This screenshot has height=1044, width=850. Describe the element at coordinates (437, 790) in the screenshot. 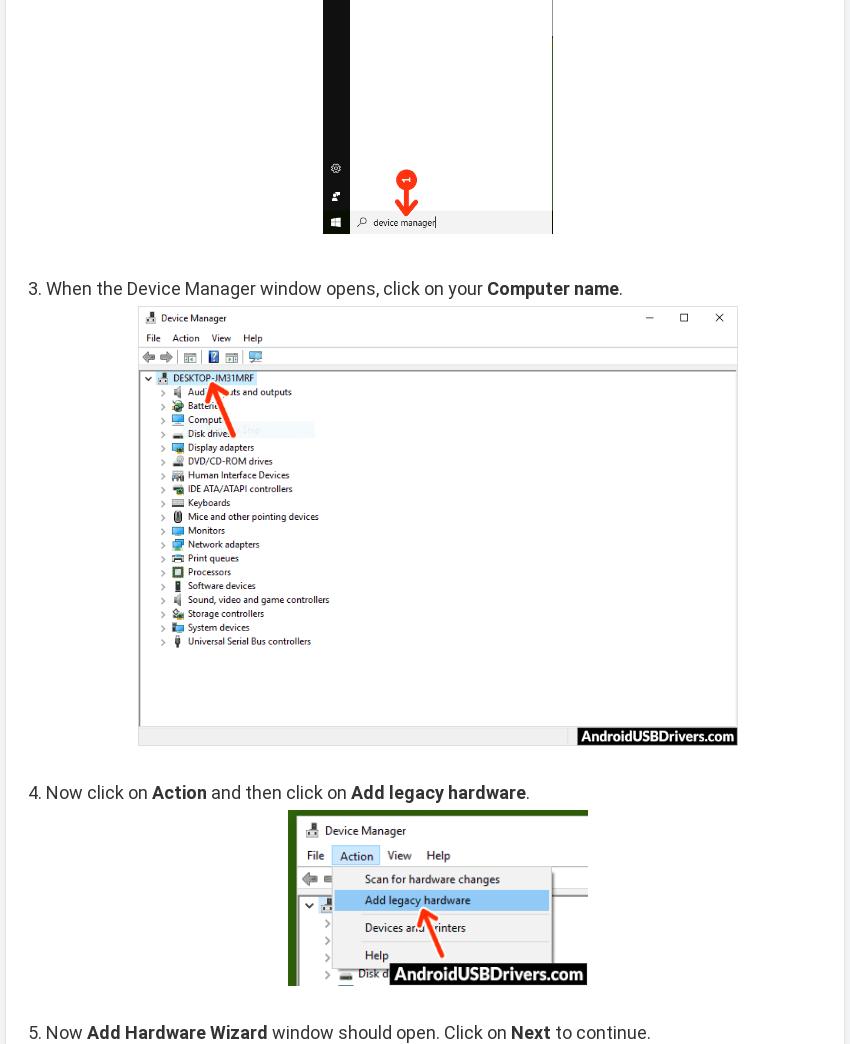

I see `'Add legacy hardware'` at that location.